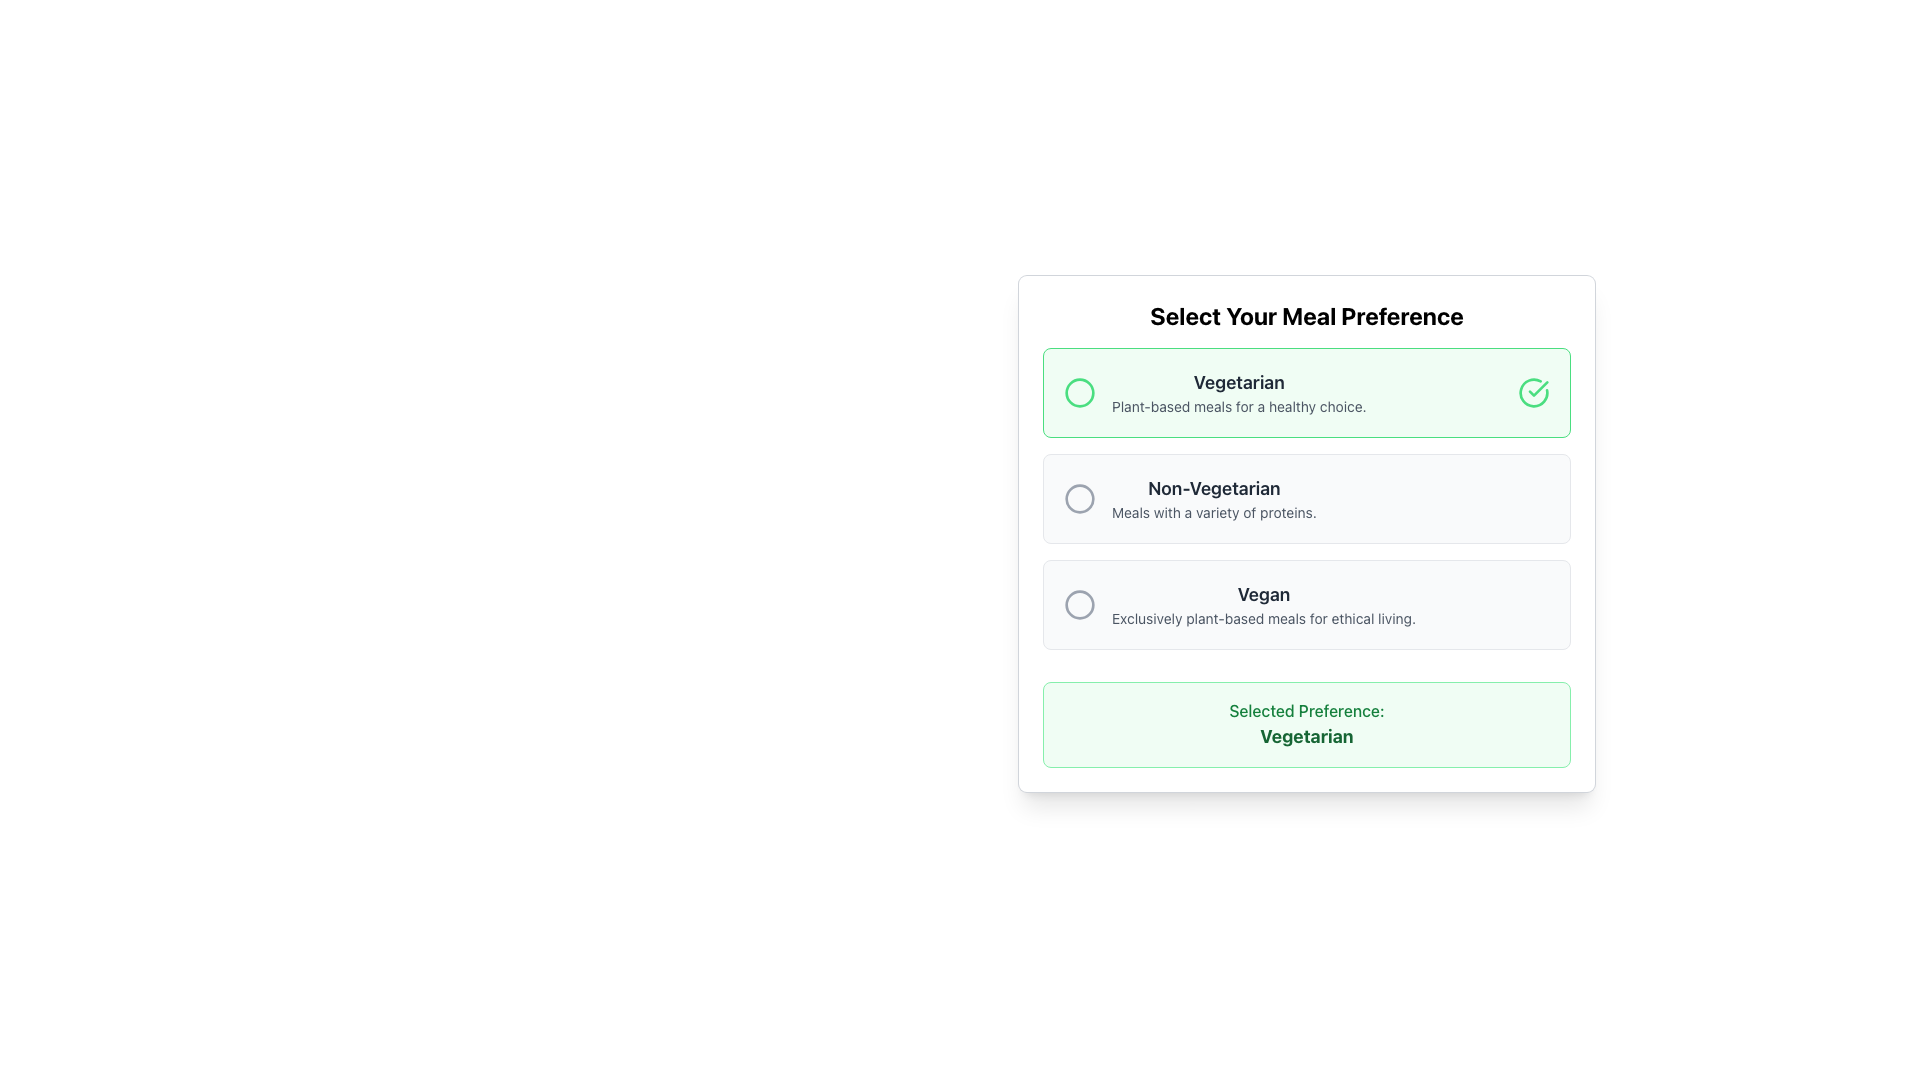  Describe the element at coordinates (1238, 393) in the screenshot. I see `information displayed on the 'Vegetarian' meal preference text element, which provides details about the vegetarian option located above the 'Non-Vegetarian' option` at that location.